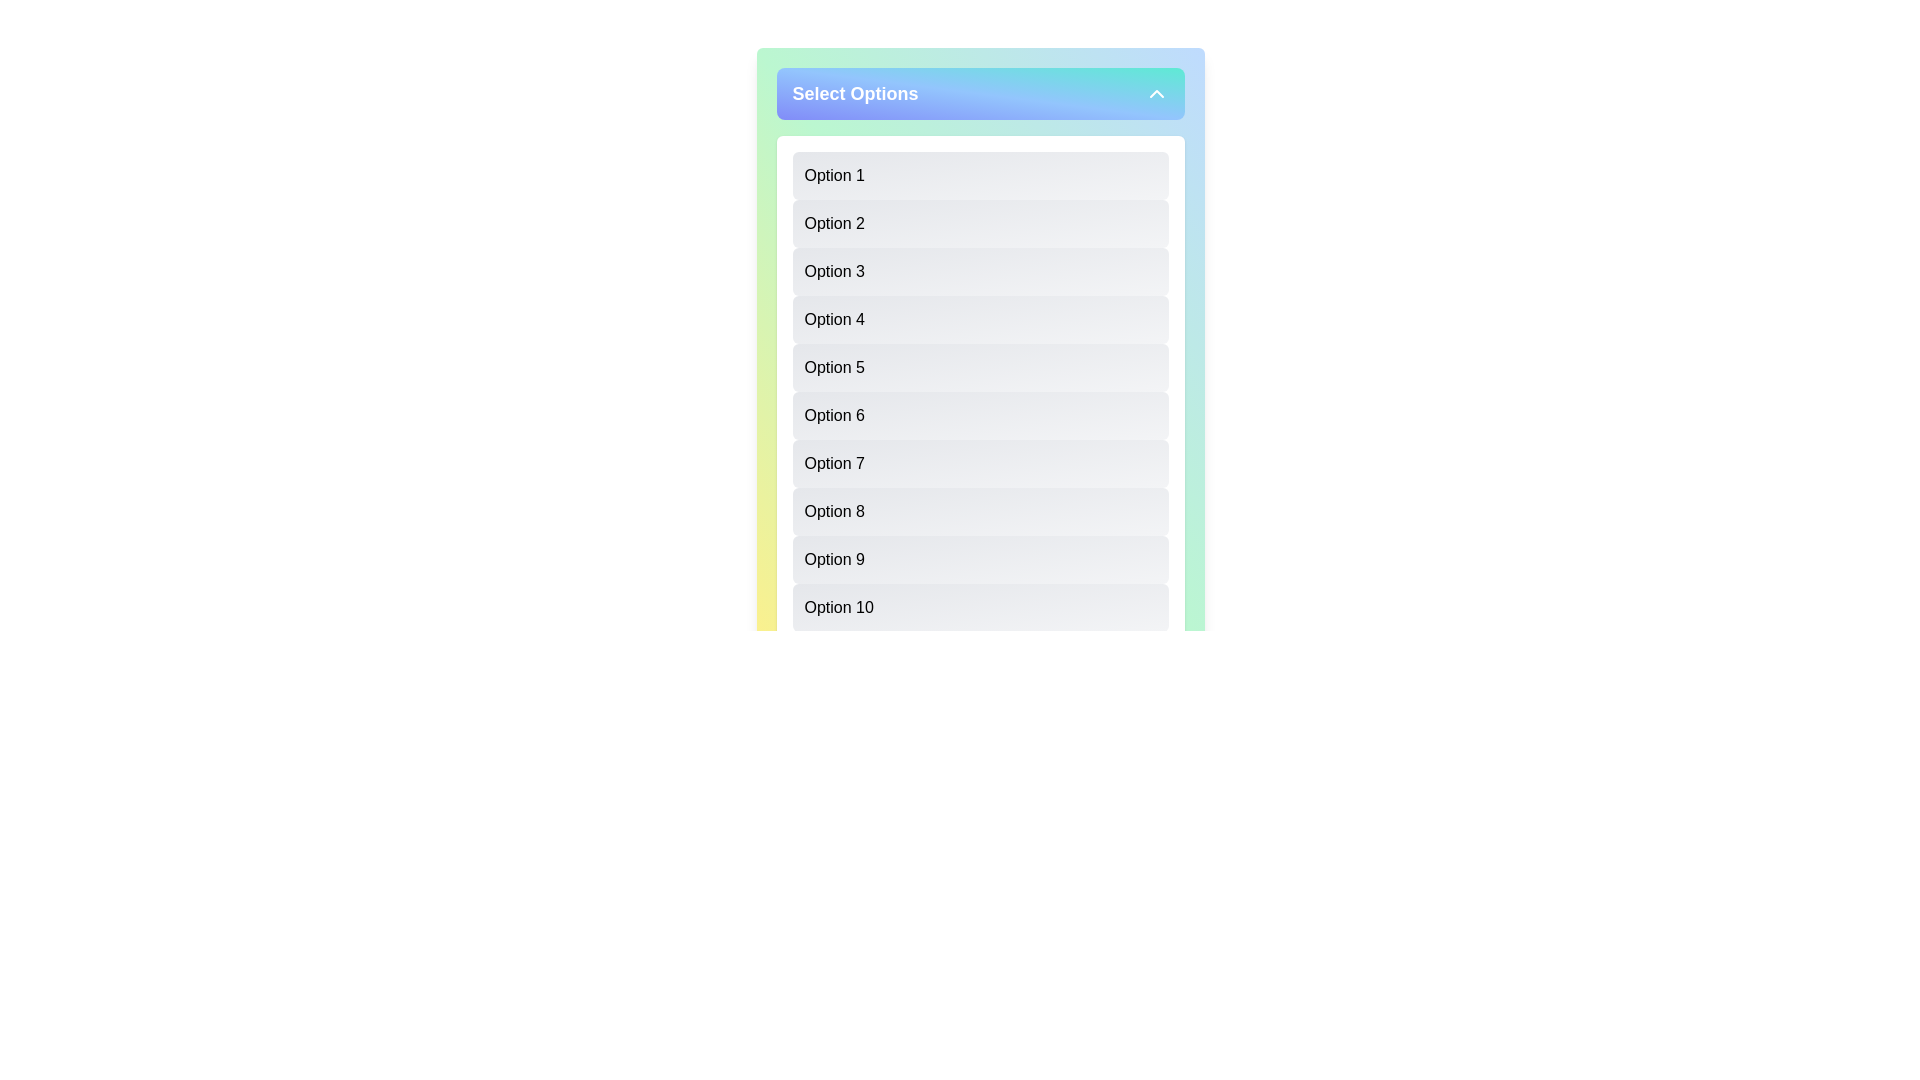  What do you see at coordinates (834, 463) in the screenshot?
I see `the label styled as a list item with the text 'Option 7' in the vertical dropdown menu` at bounding box center [834, 463].